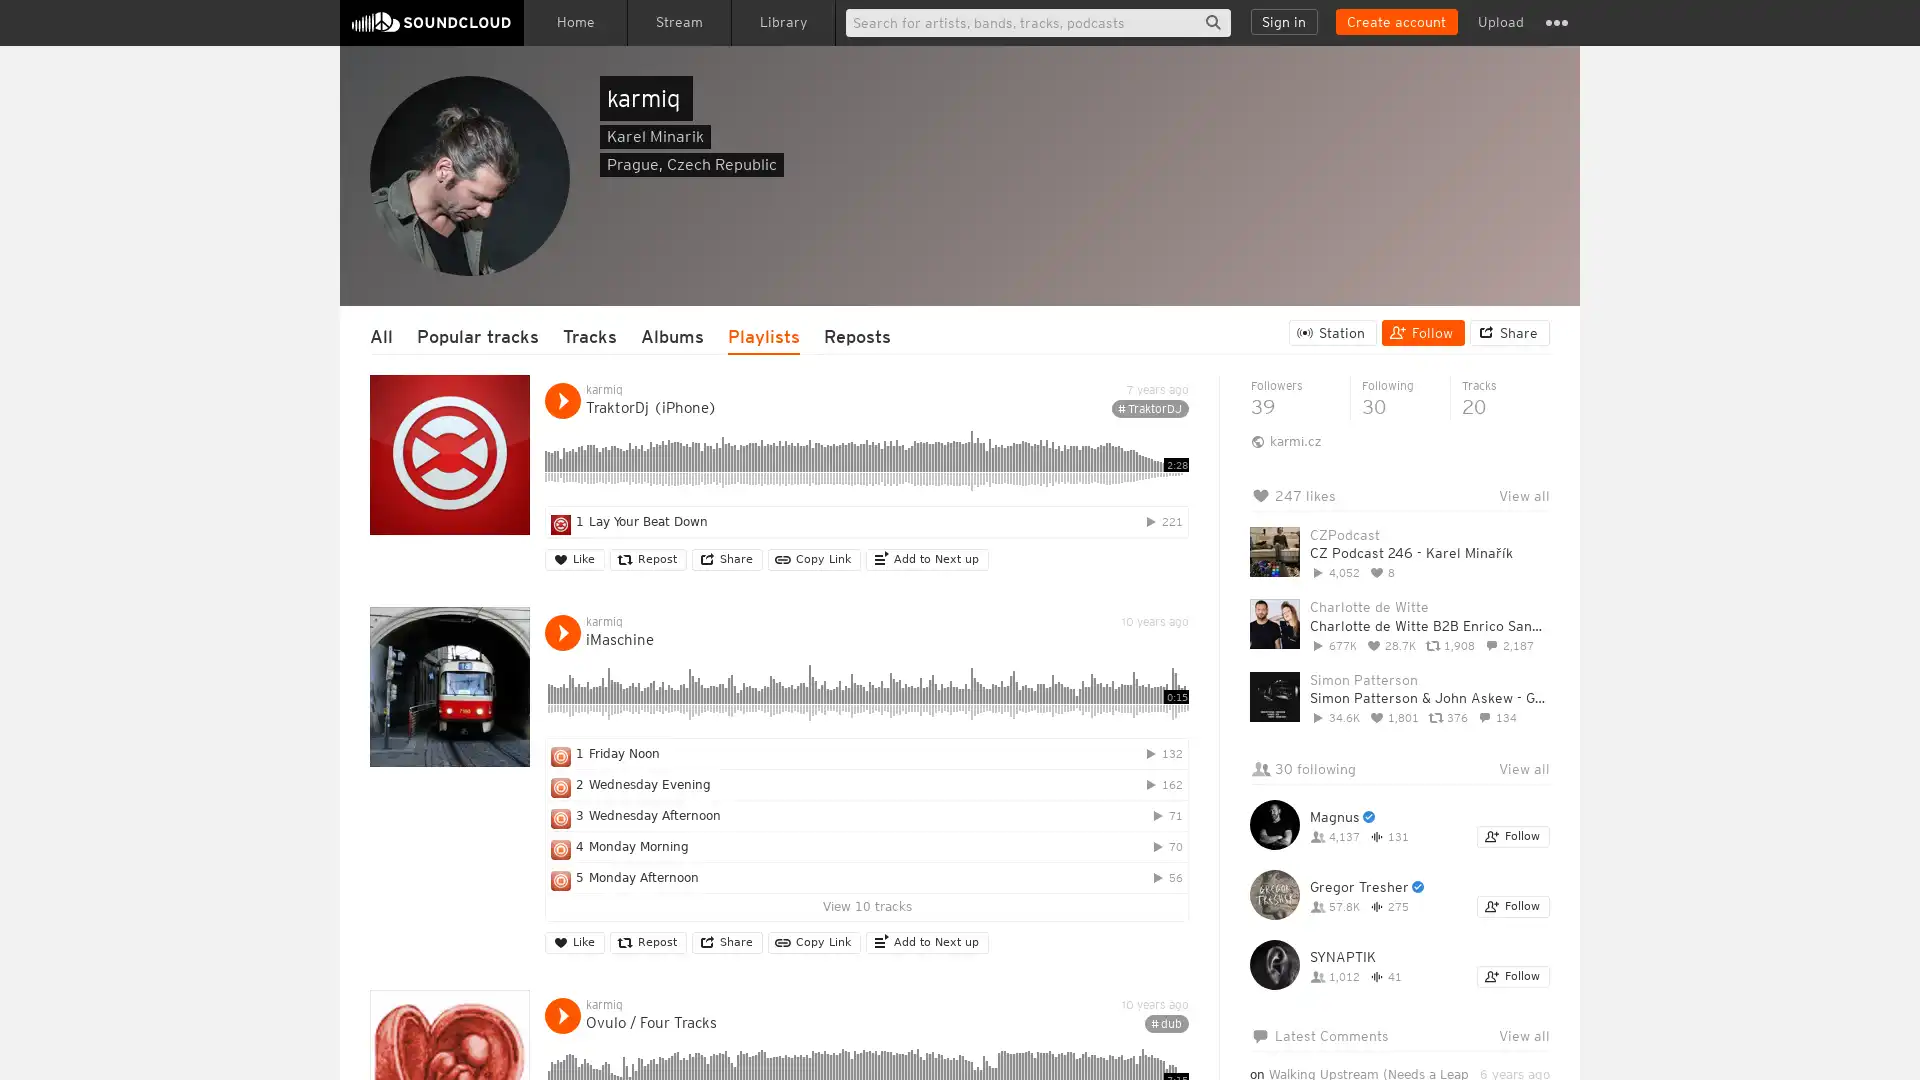 This screenshot has height=1080, width=1920. Describe the element at coordinates (1422, 331) in the screenshot. I see `Follow` at that location.